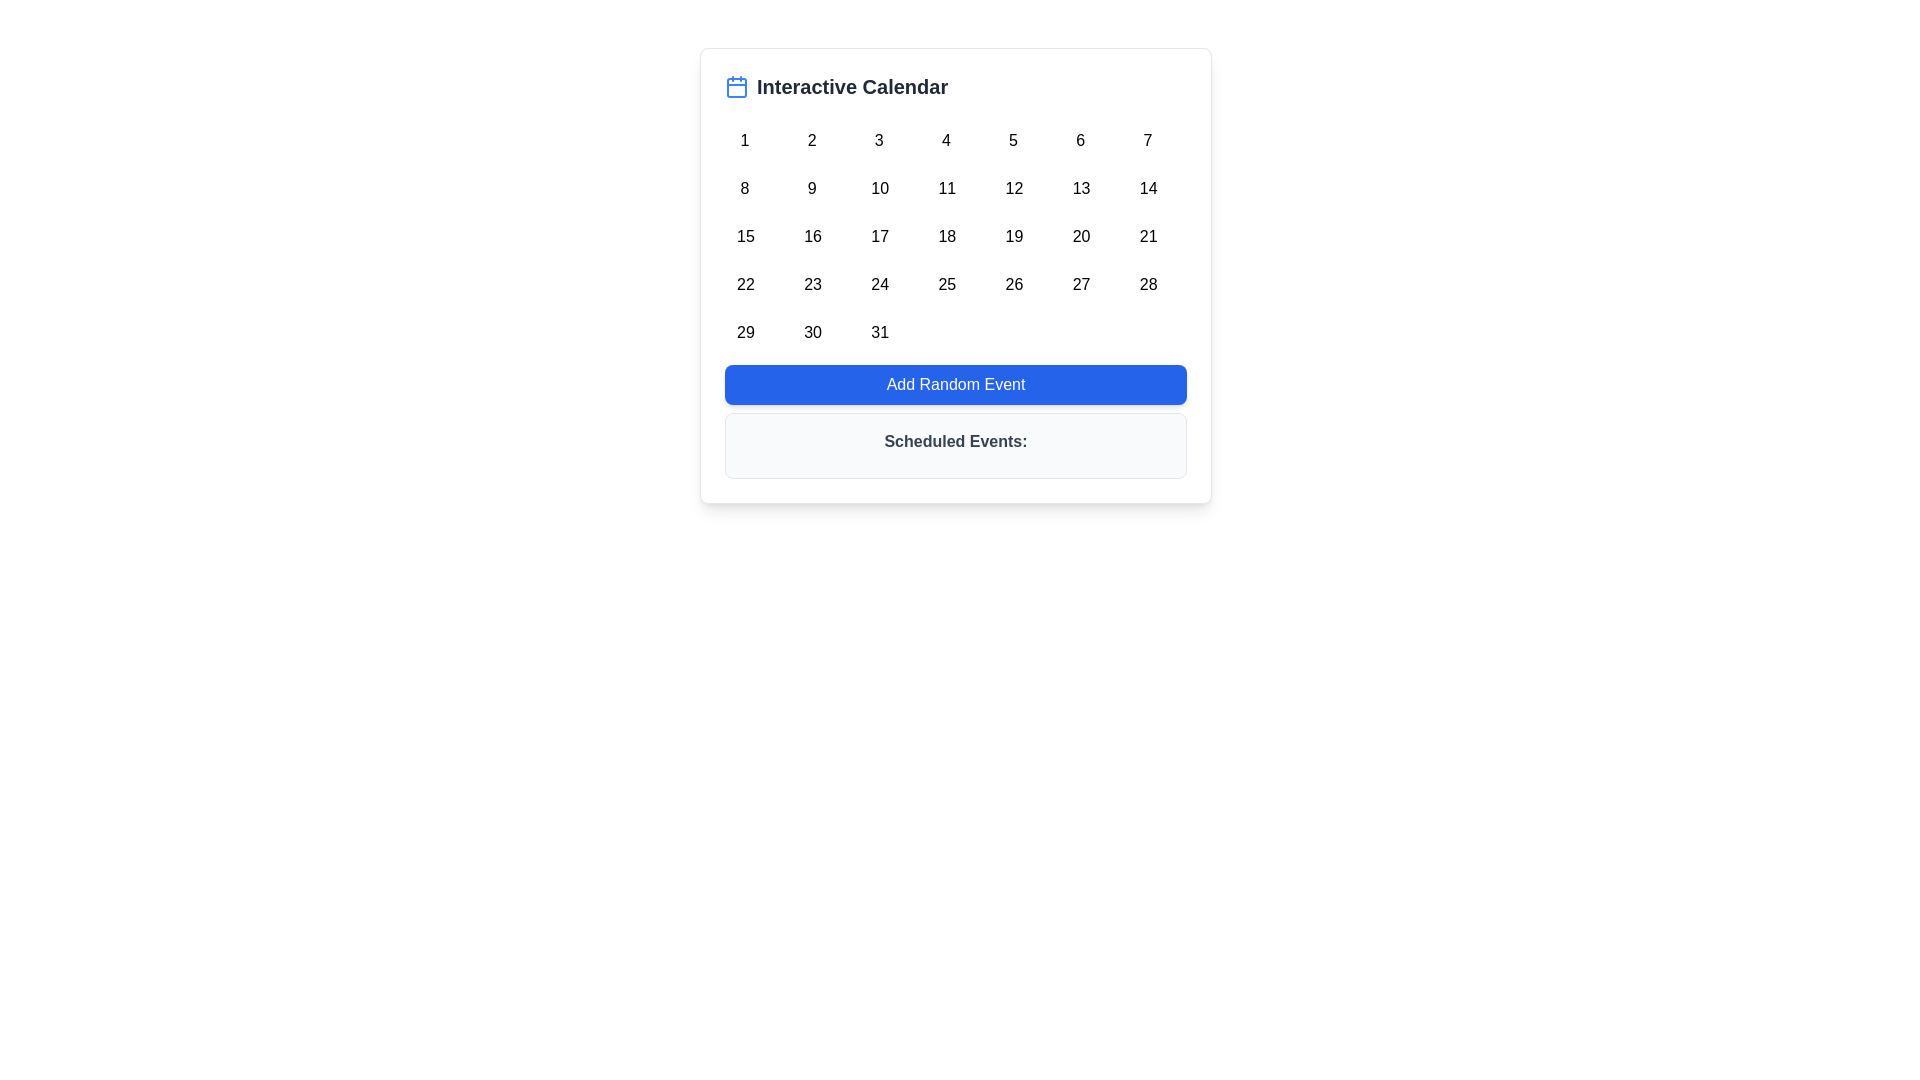 This screenshot has height=1080, width=1920. I want to click on to select the Calendar date cell displaying the number '14', which is located in the second row and seventh column of the calendar grid, so click(1147, 185).